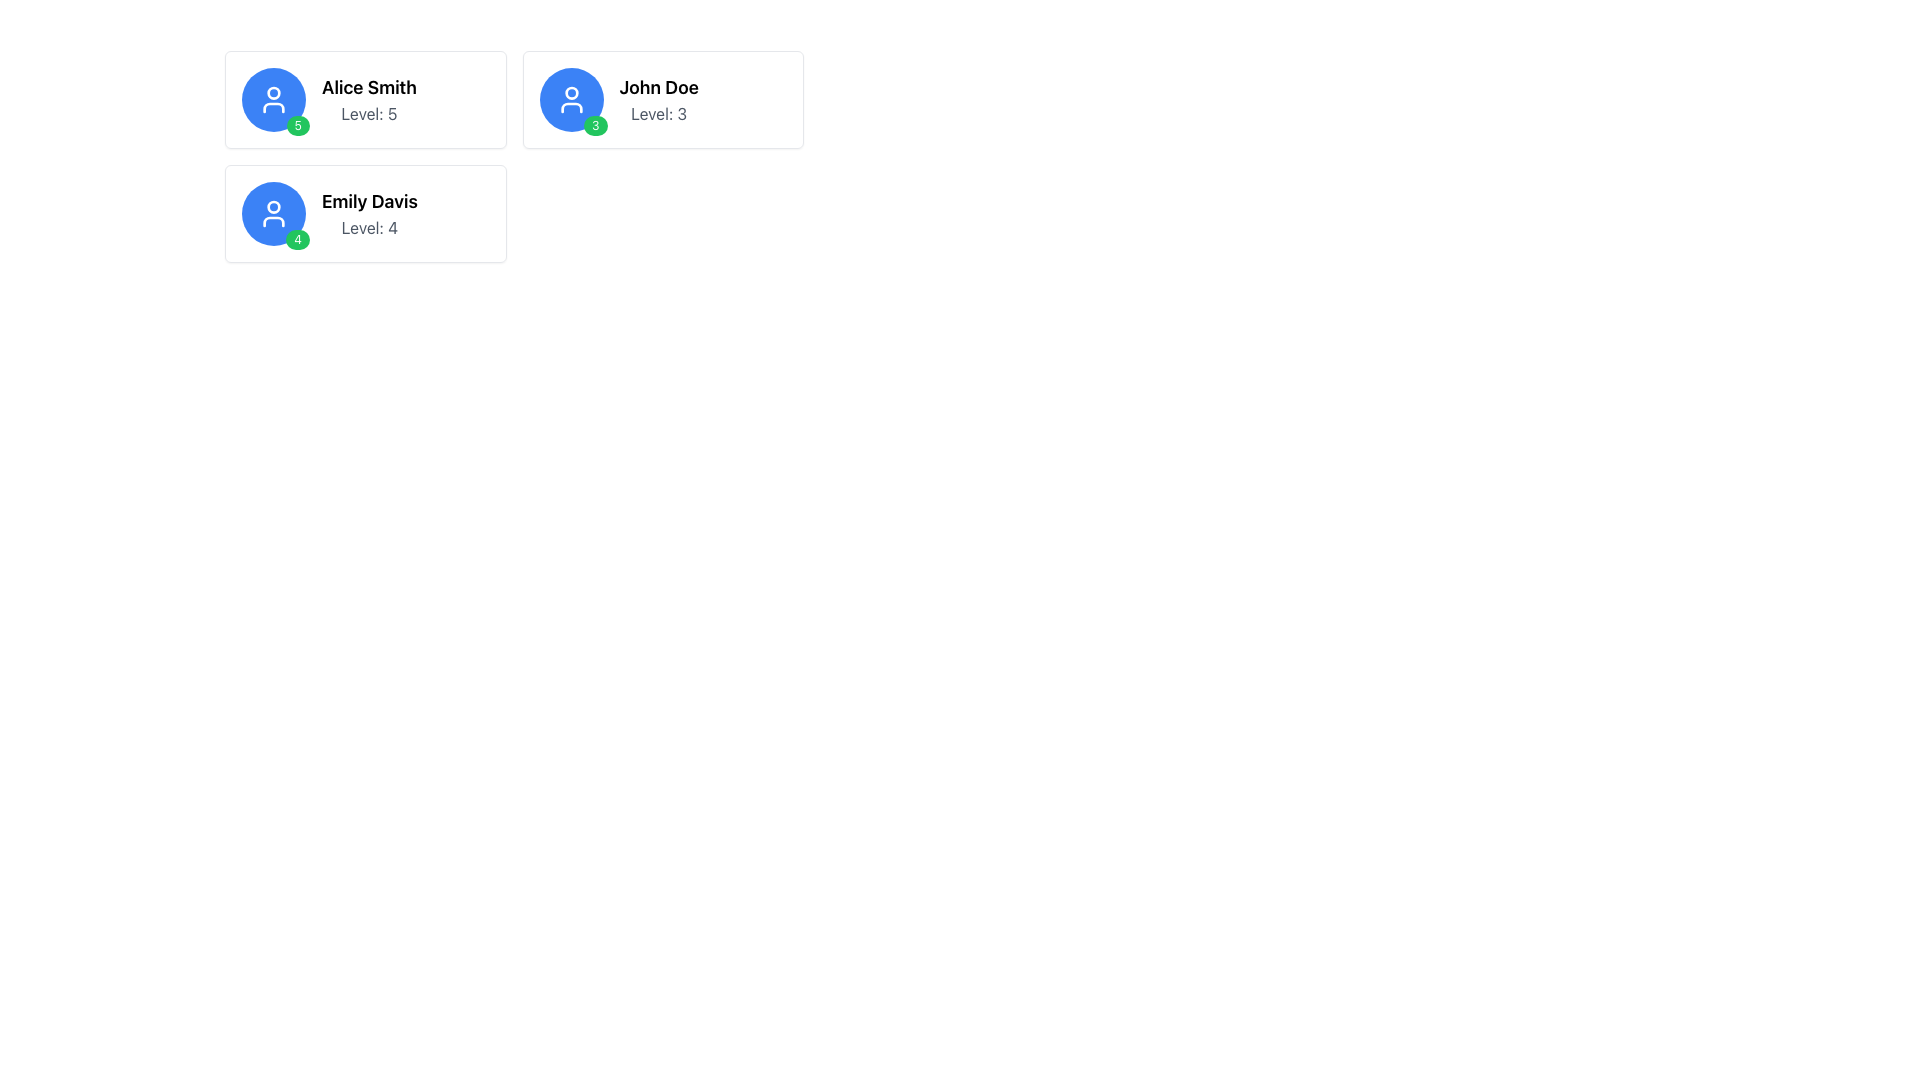 The image size is (1920, 1080). What do you see at coordinates (297, 126) in the screenshot?
I see `the small circular badge with a green background displaying the number '5', which is positioned at the bottom-right edge of a larger blue circular user profile image for Alice Smith` at bounding box center [297, 126].